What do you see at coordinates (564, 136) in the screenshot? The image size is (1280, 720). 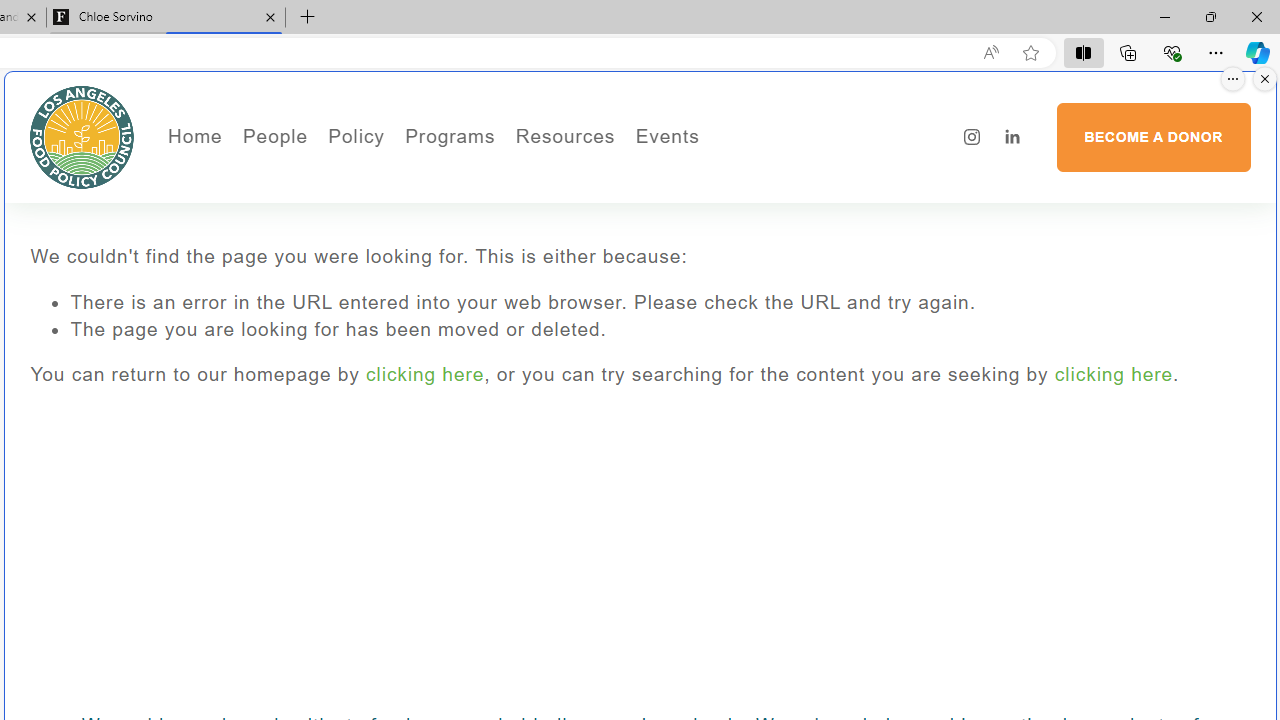 I see `'Resources'` at bounding box center [564, 136].